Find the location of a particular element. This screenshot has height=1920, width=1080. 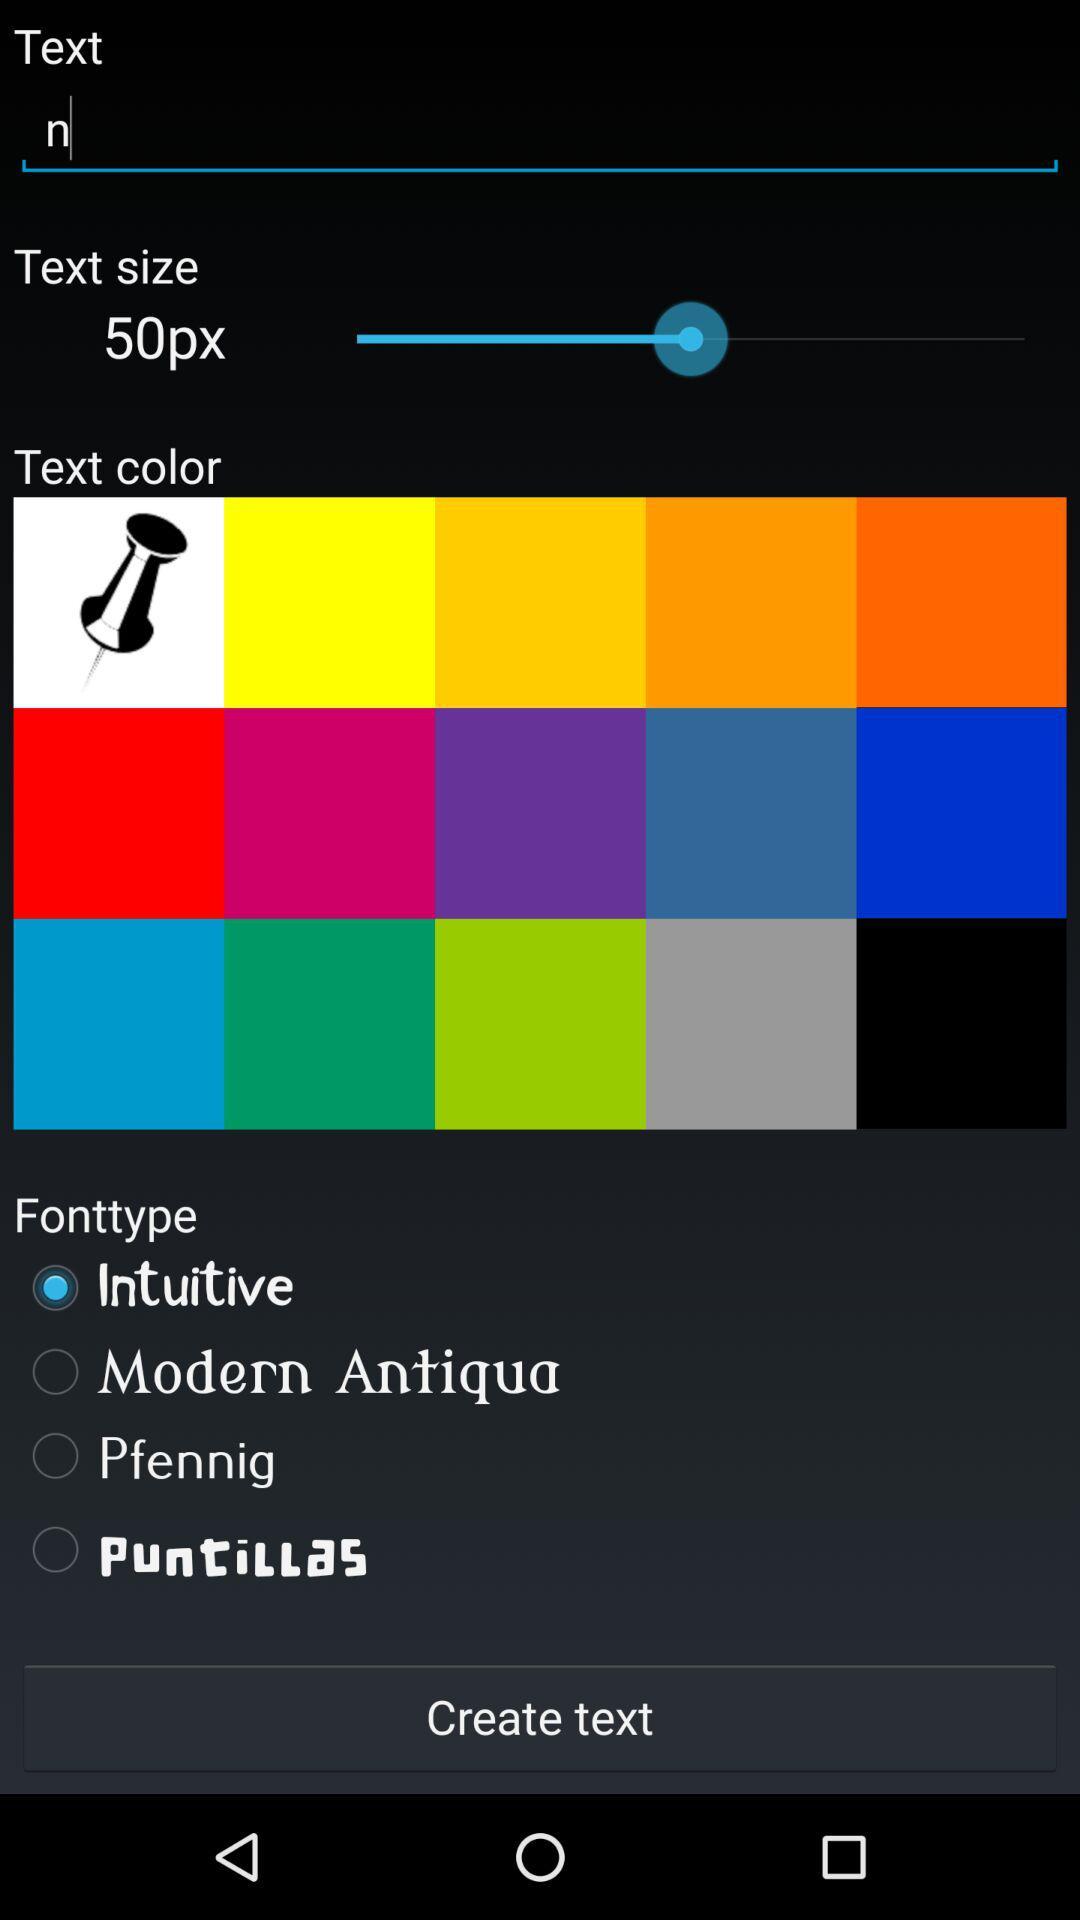

third color in first row is located at coordinates (540, 601).